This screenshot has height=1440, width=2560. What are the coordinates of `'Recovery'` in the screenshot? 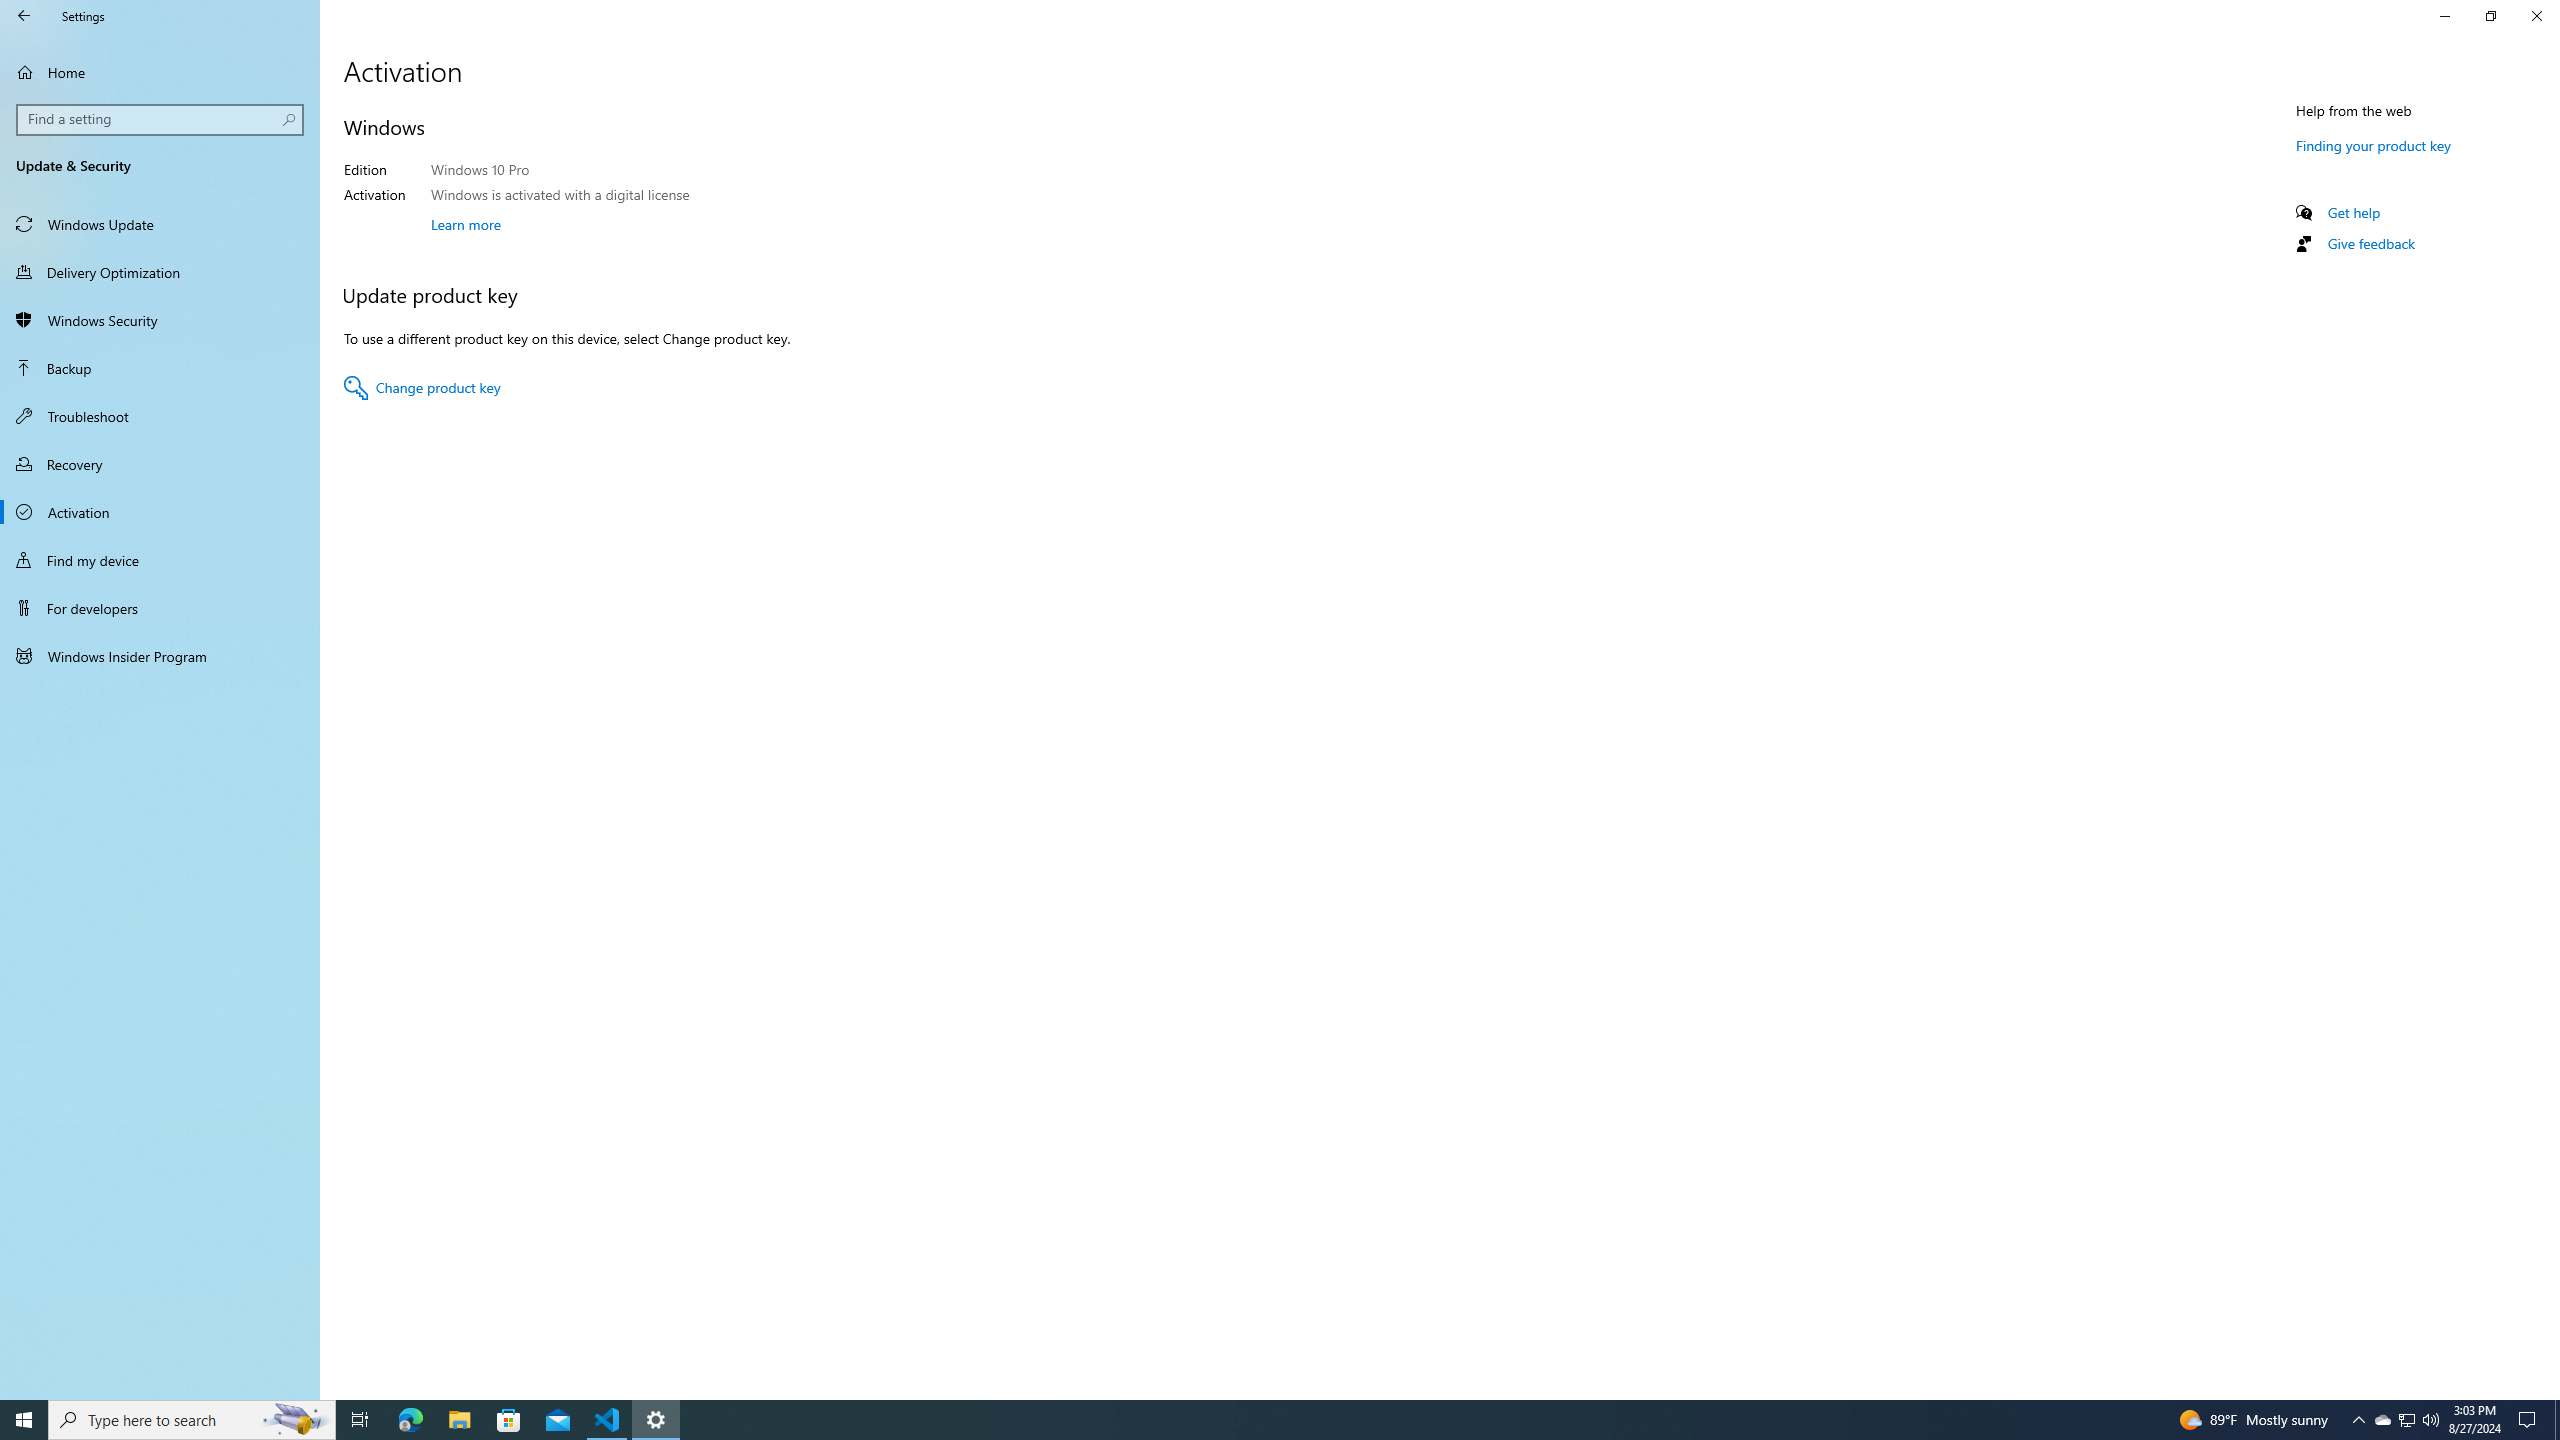 It's located at (159, 463).